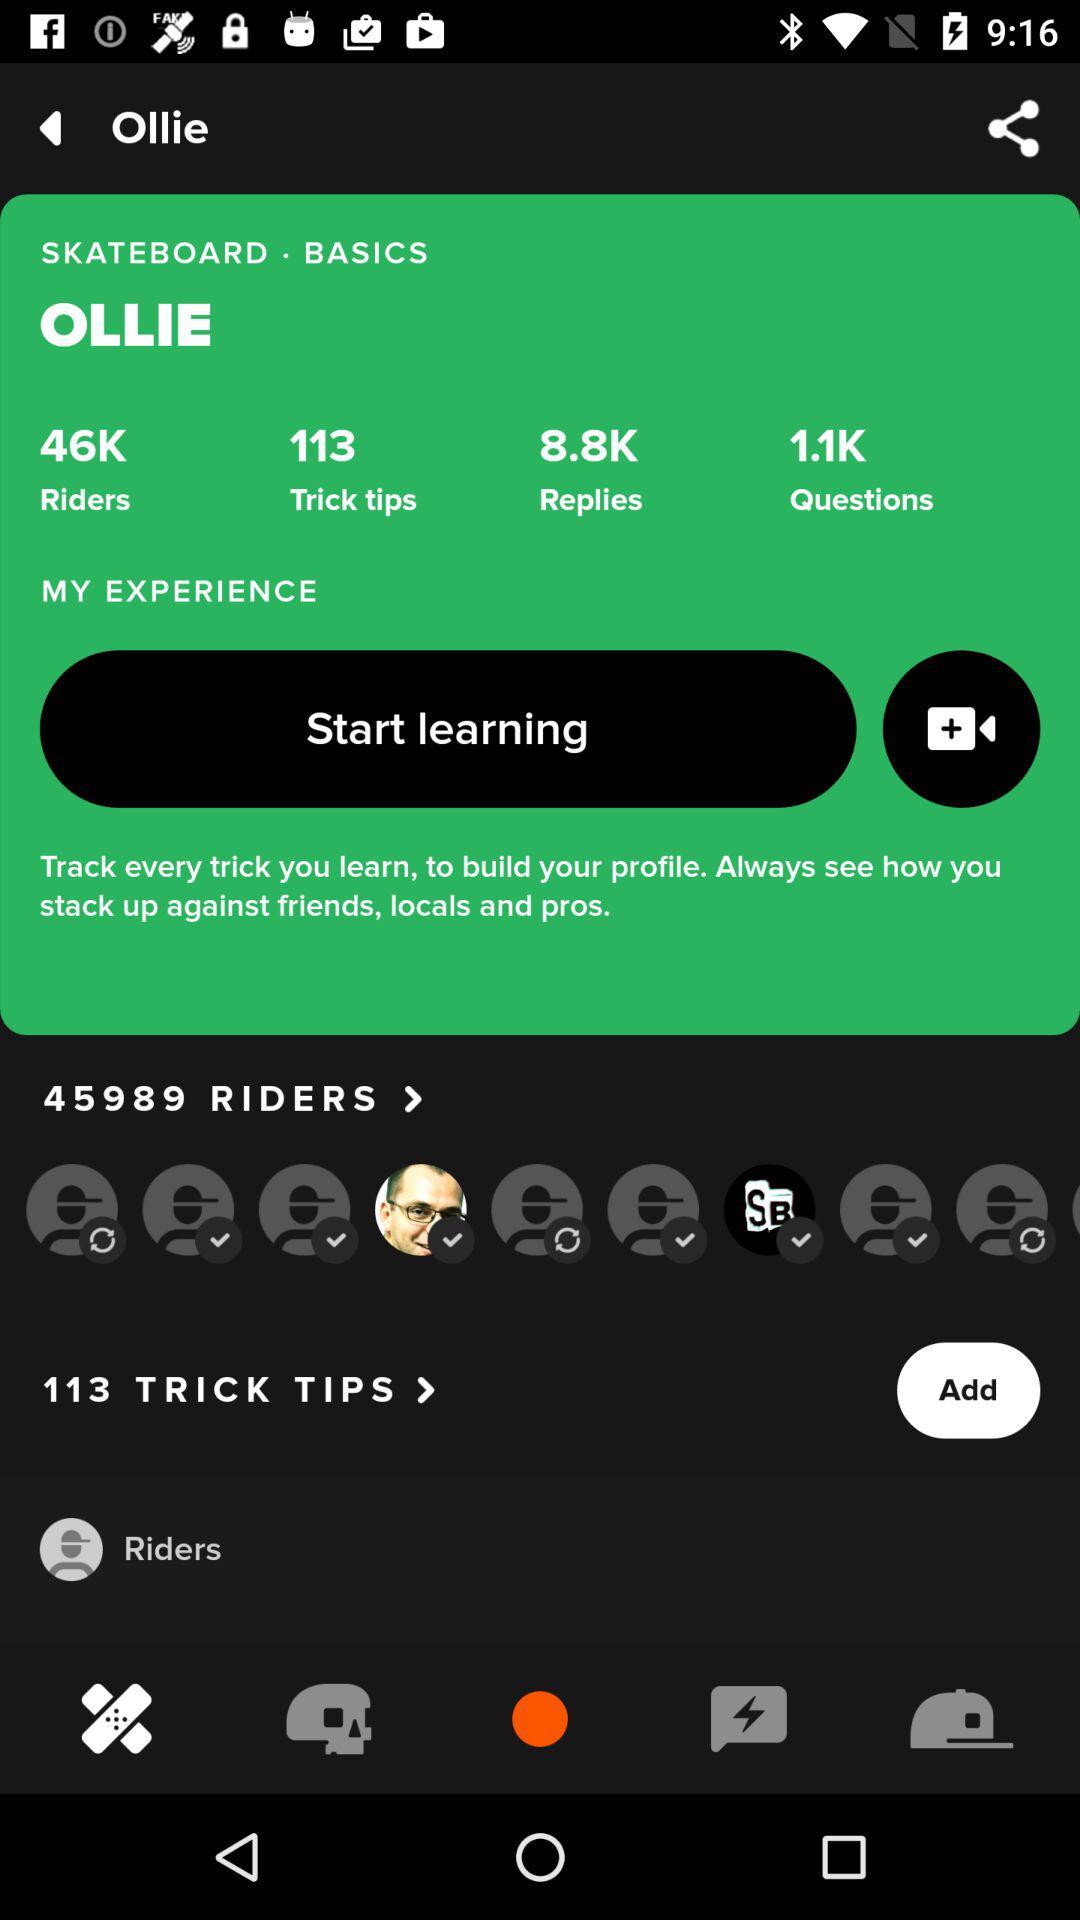  What do you see at coordinates (49, 127) in the screenshot?
I see `the arrow_backward icon` at bounding box center [49, 127].